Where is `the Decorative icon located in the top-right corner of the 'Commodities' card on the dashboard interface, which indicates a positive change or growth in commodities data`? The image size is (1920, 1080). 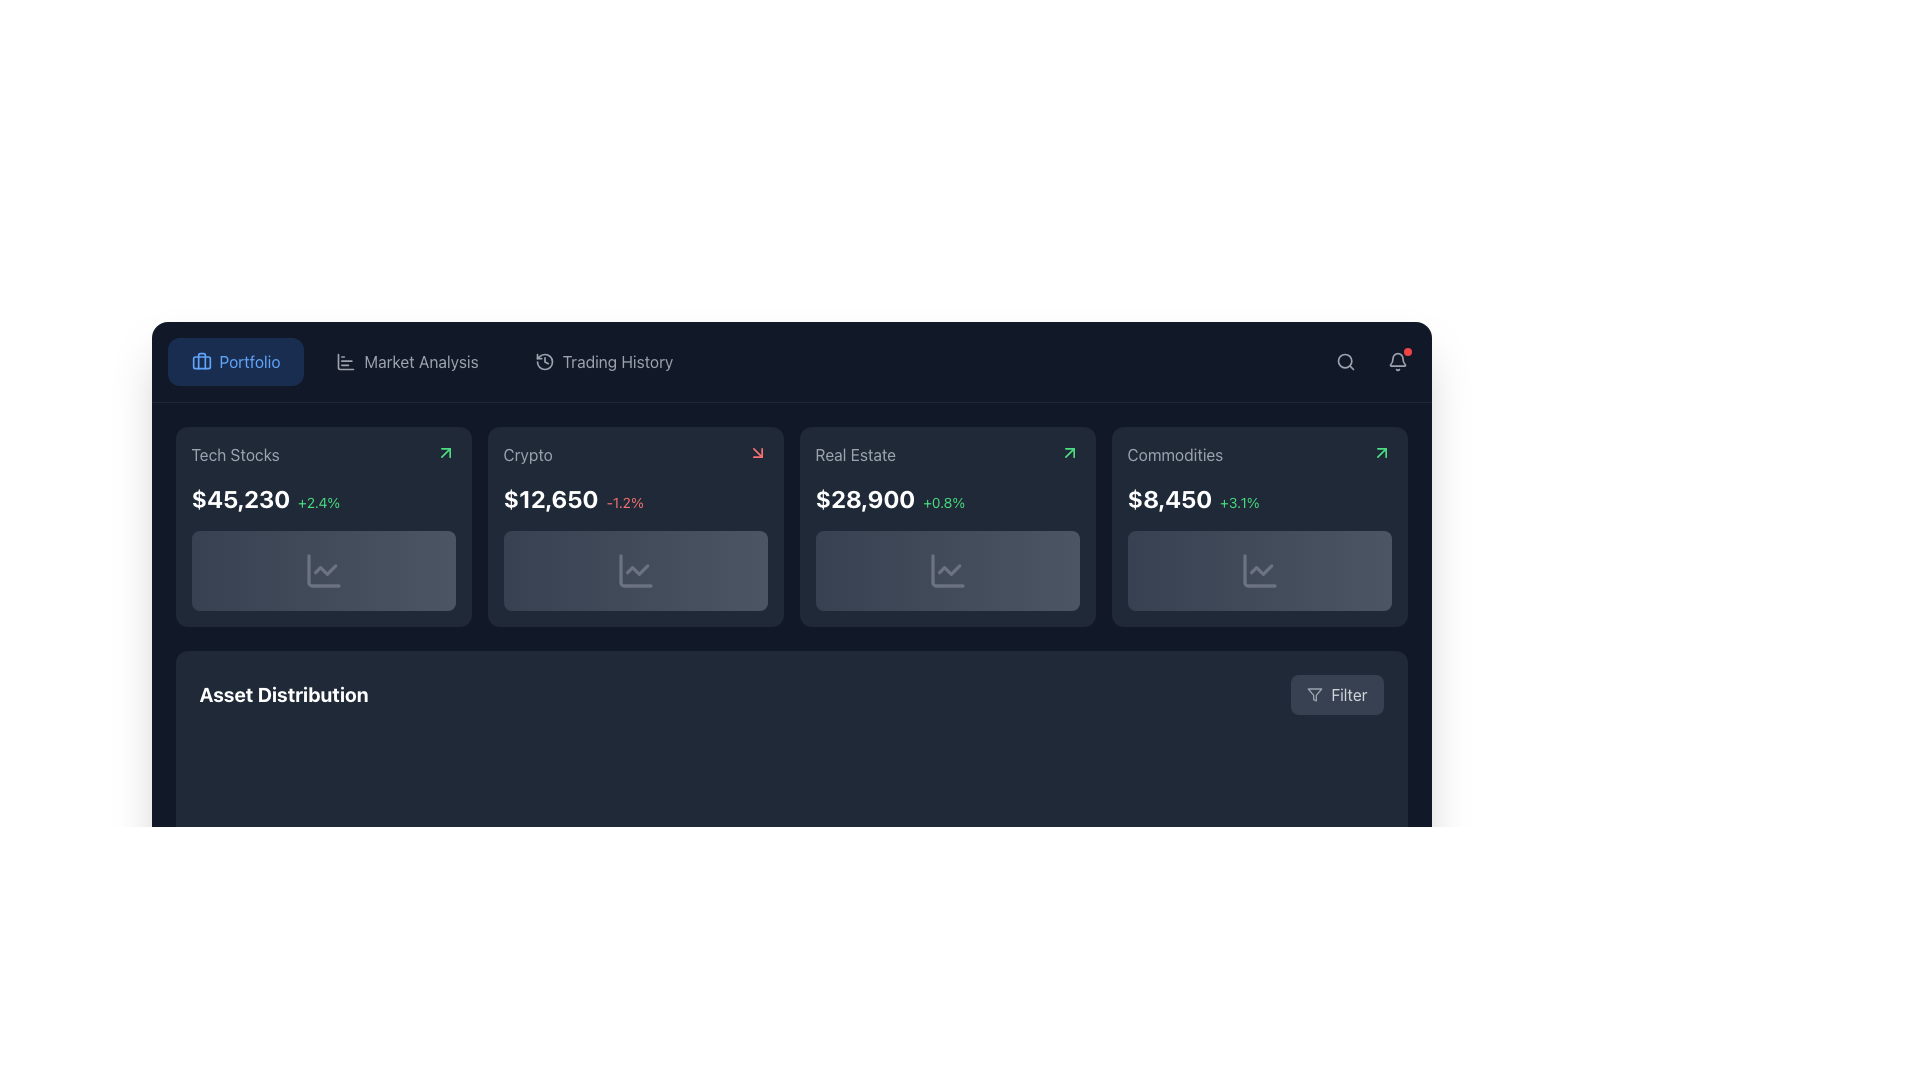 the Decorative icon located in the top-right corner of the 'Commodities' card on the dashboard interface, which indicates a positive change or growth in commodities data is located at coordinates (1380, 452).